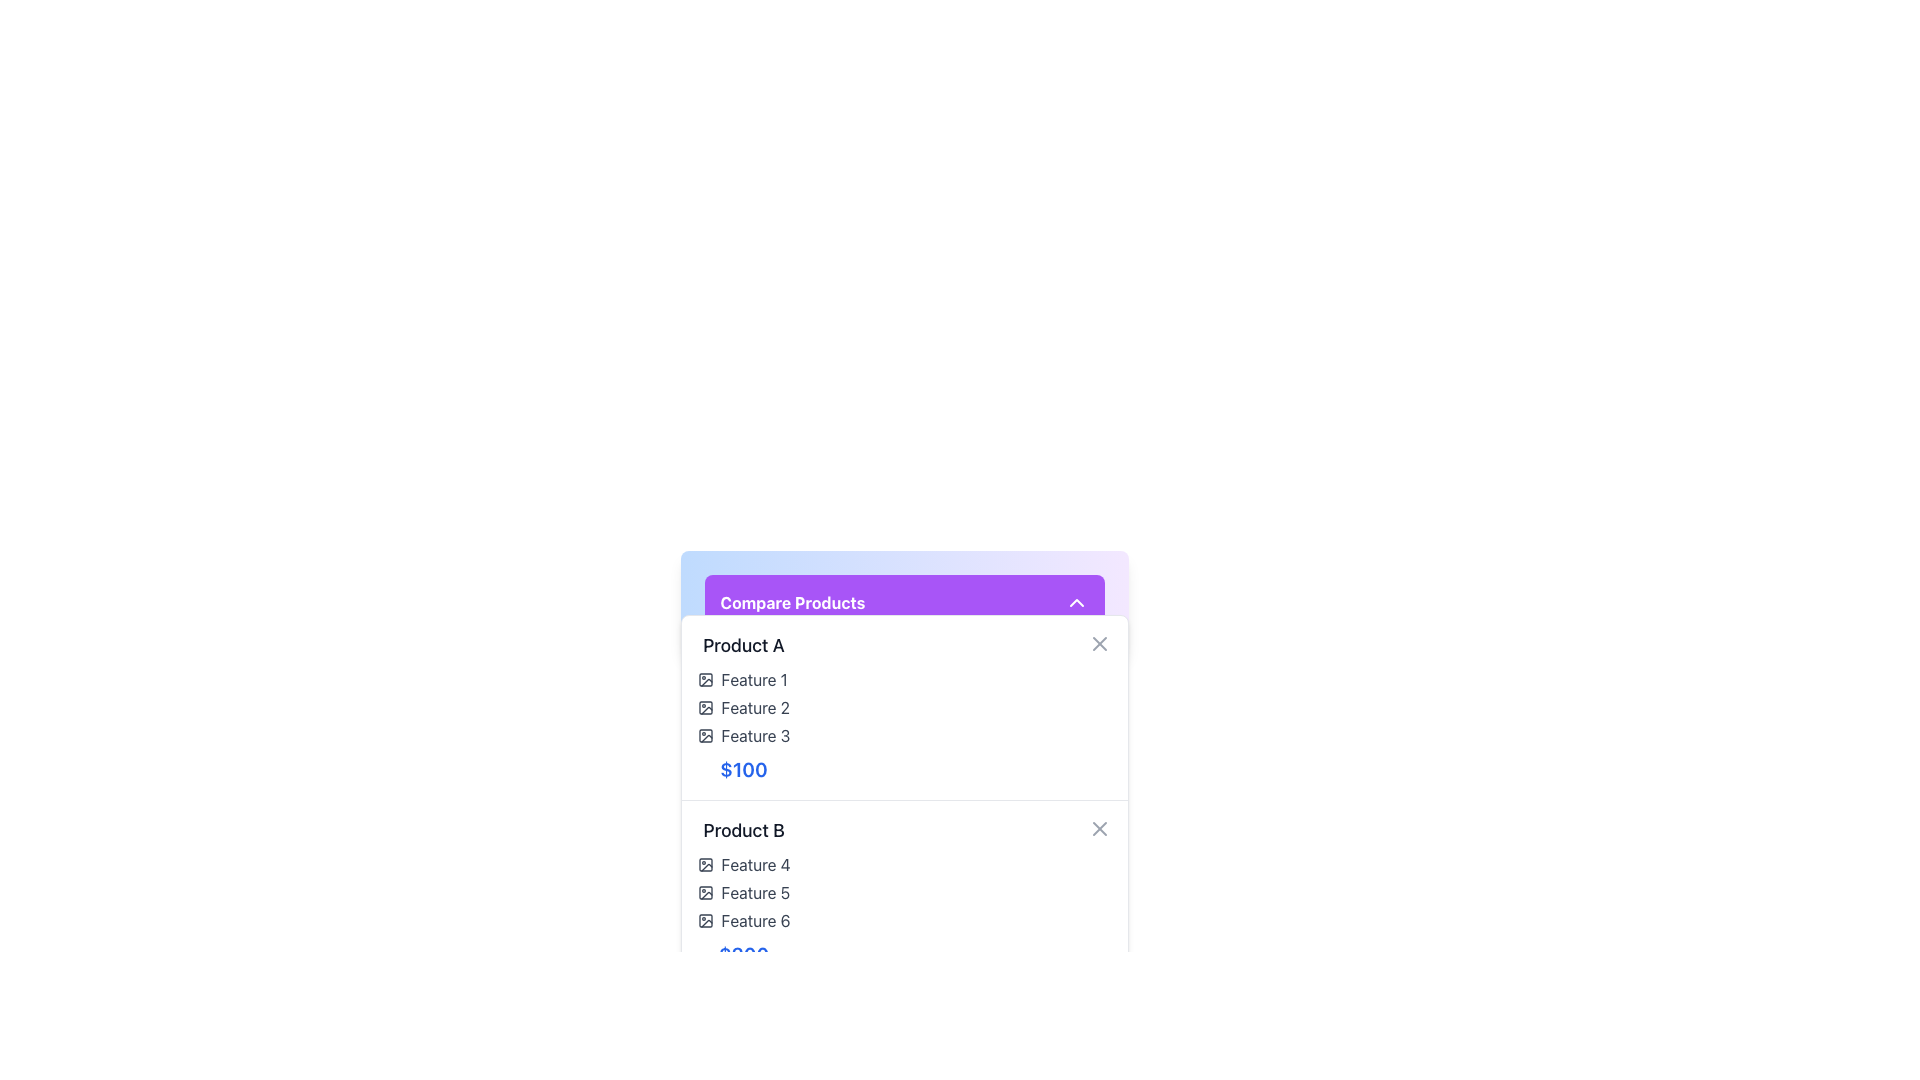 Image resolution: width=1920 pixels, height=1080 pixels. I want to click on the informational text element 'Product B', which is displayed in a bold medium weight dark gray font within the comparison interface, so click(743, 830).